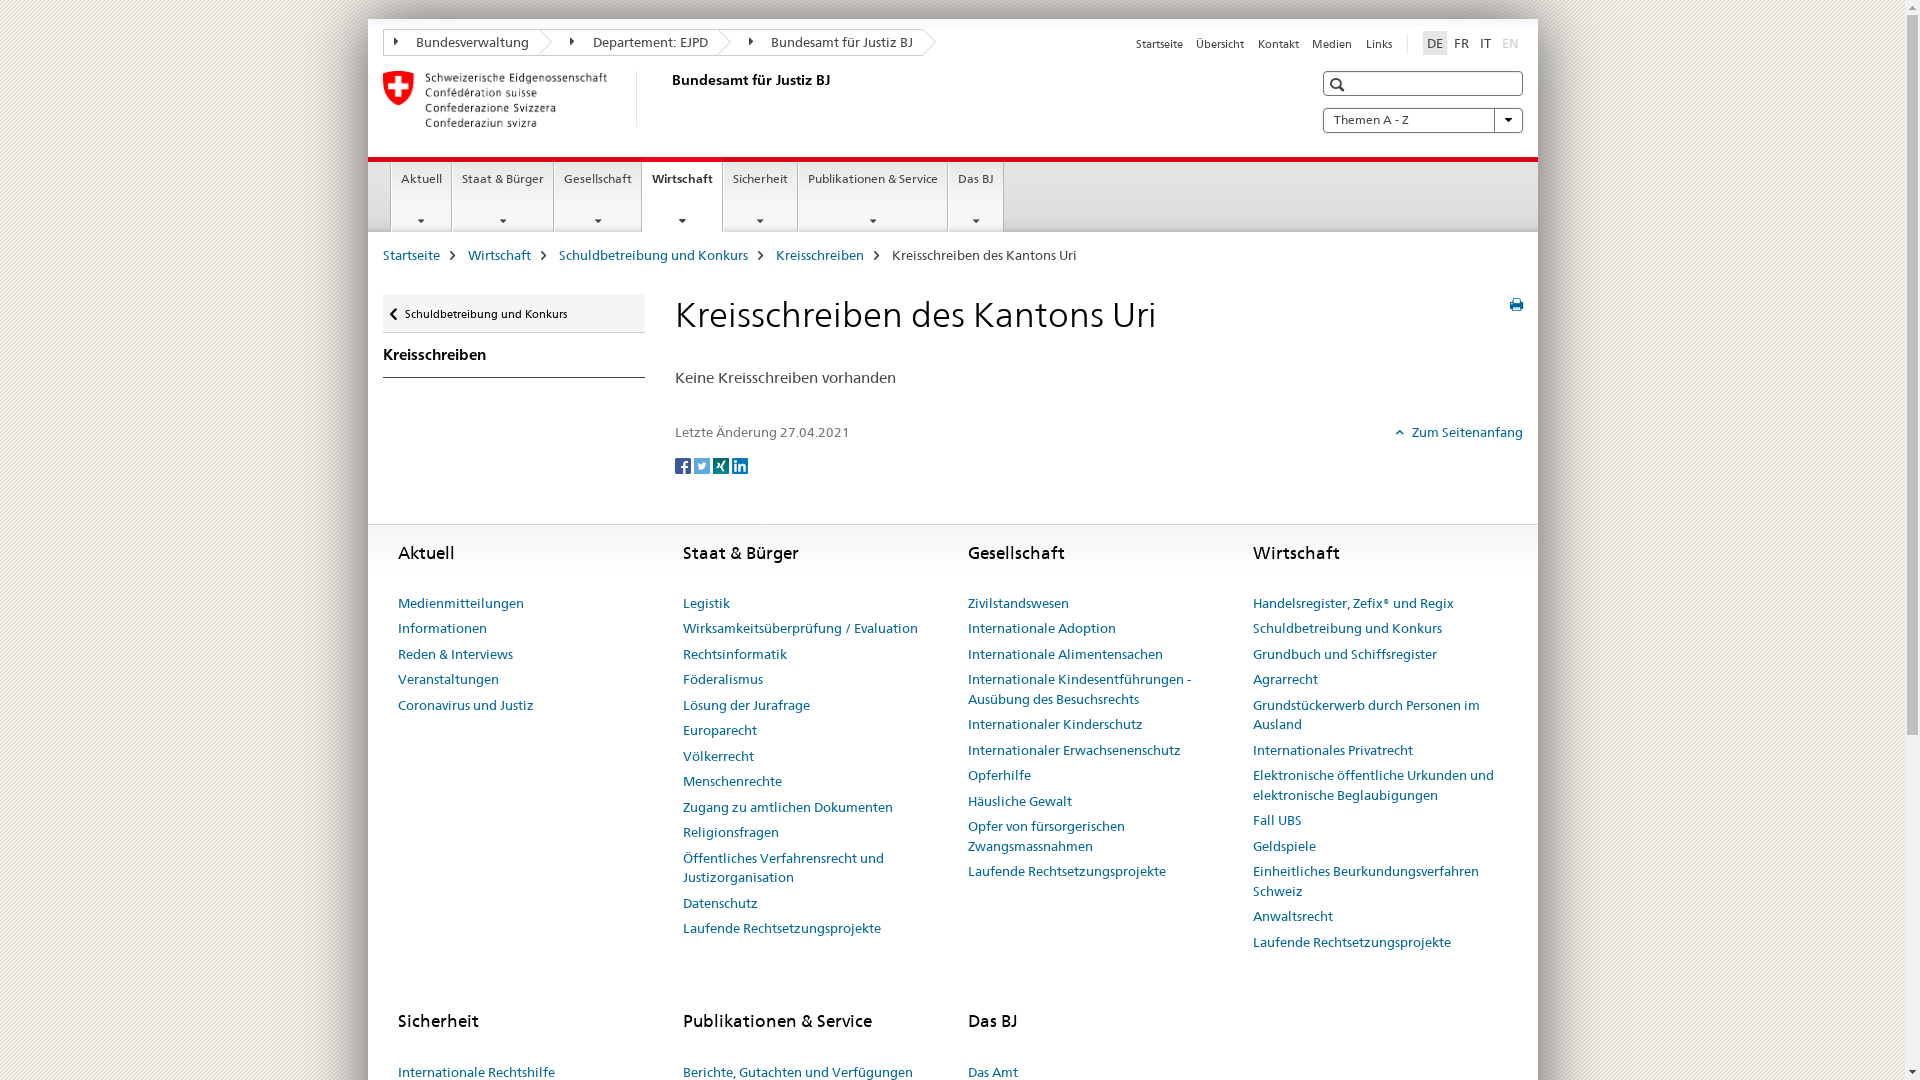  What do you see at coordinates (454, 655) in the screenshot?
I see `'Reden & Interviews'` at bounding box center [454, 655].